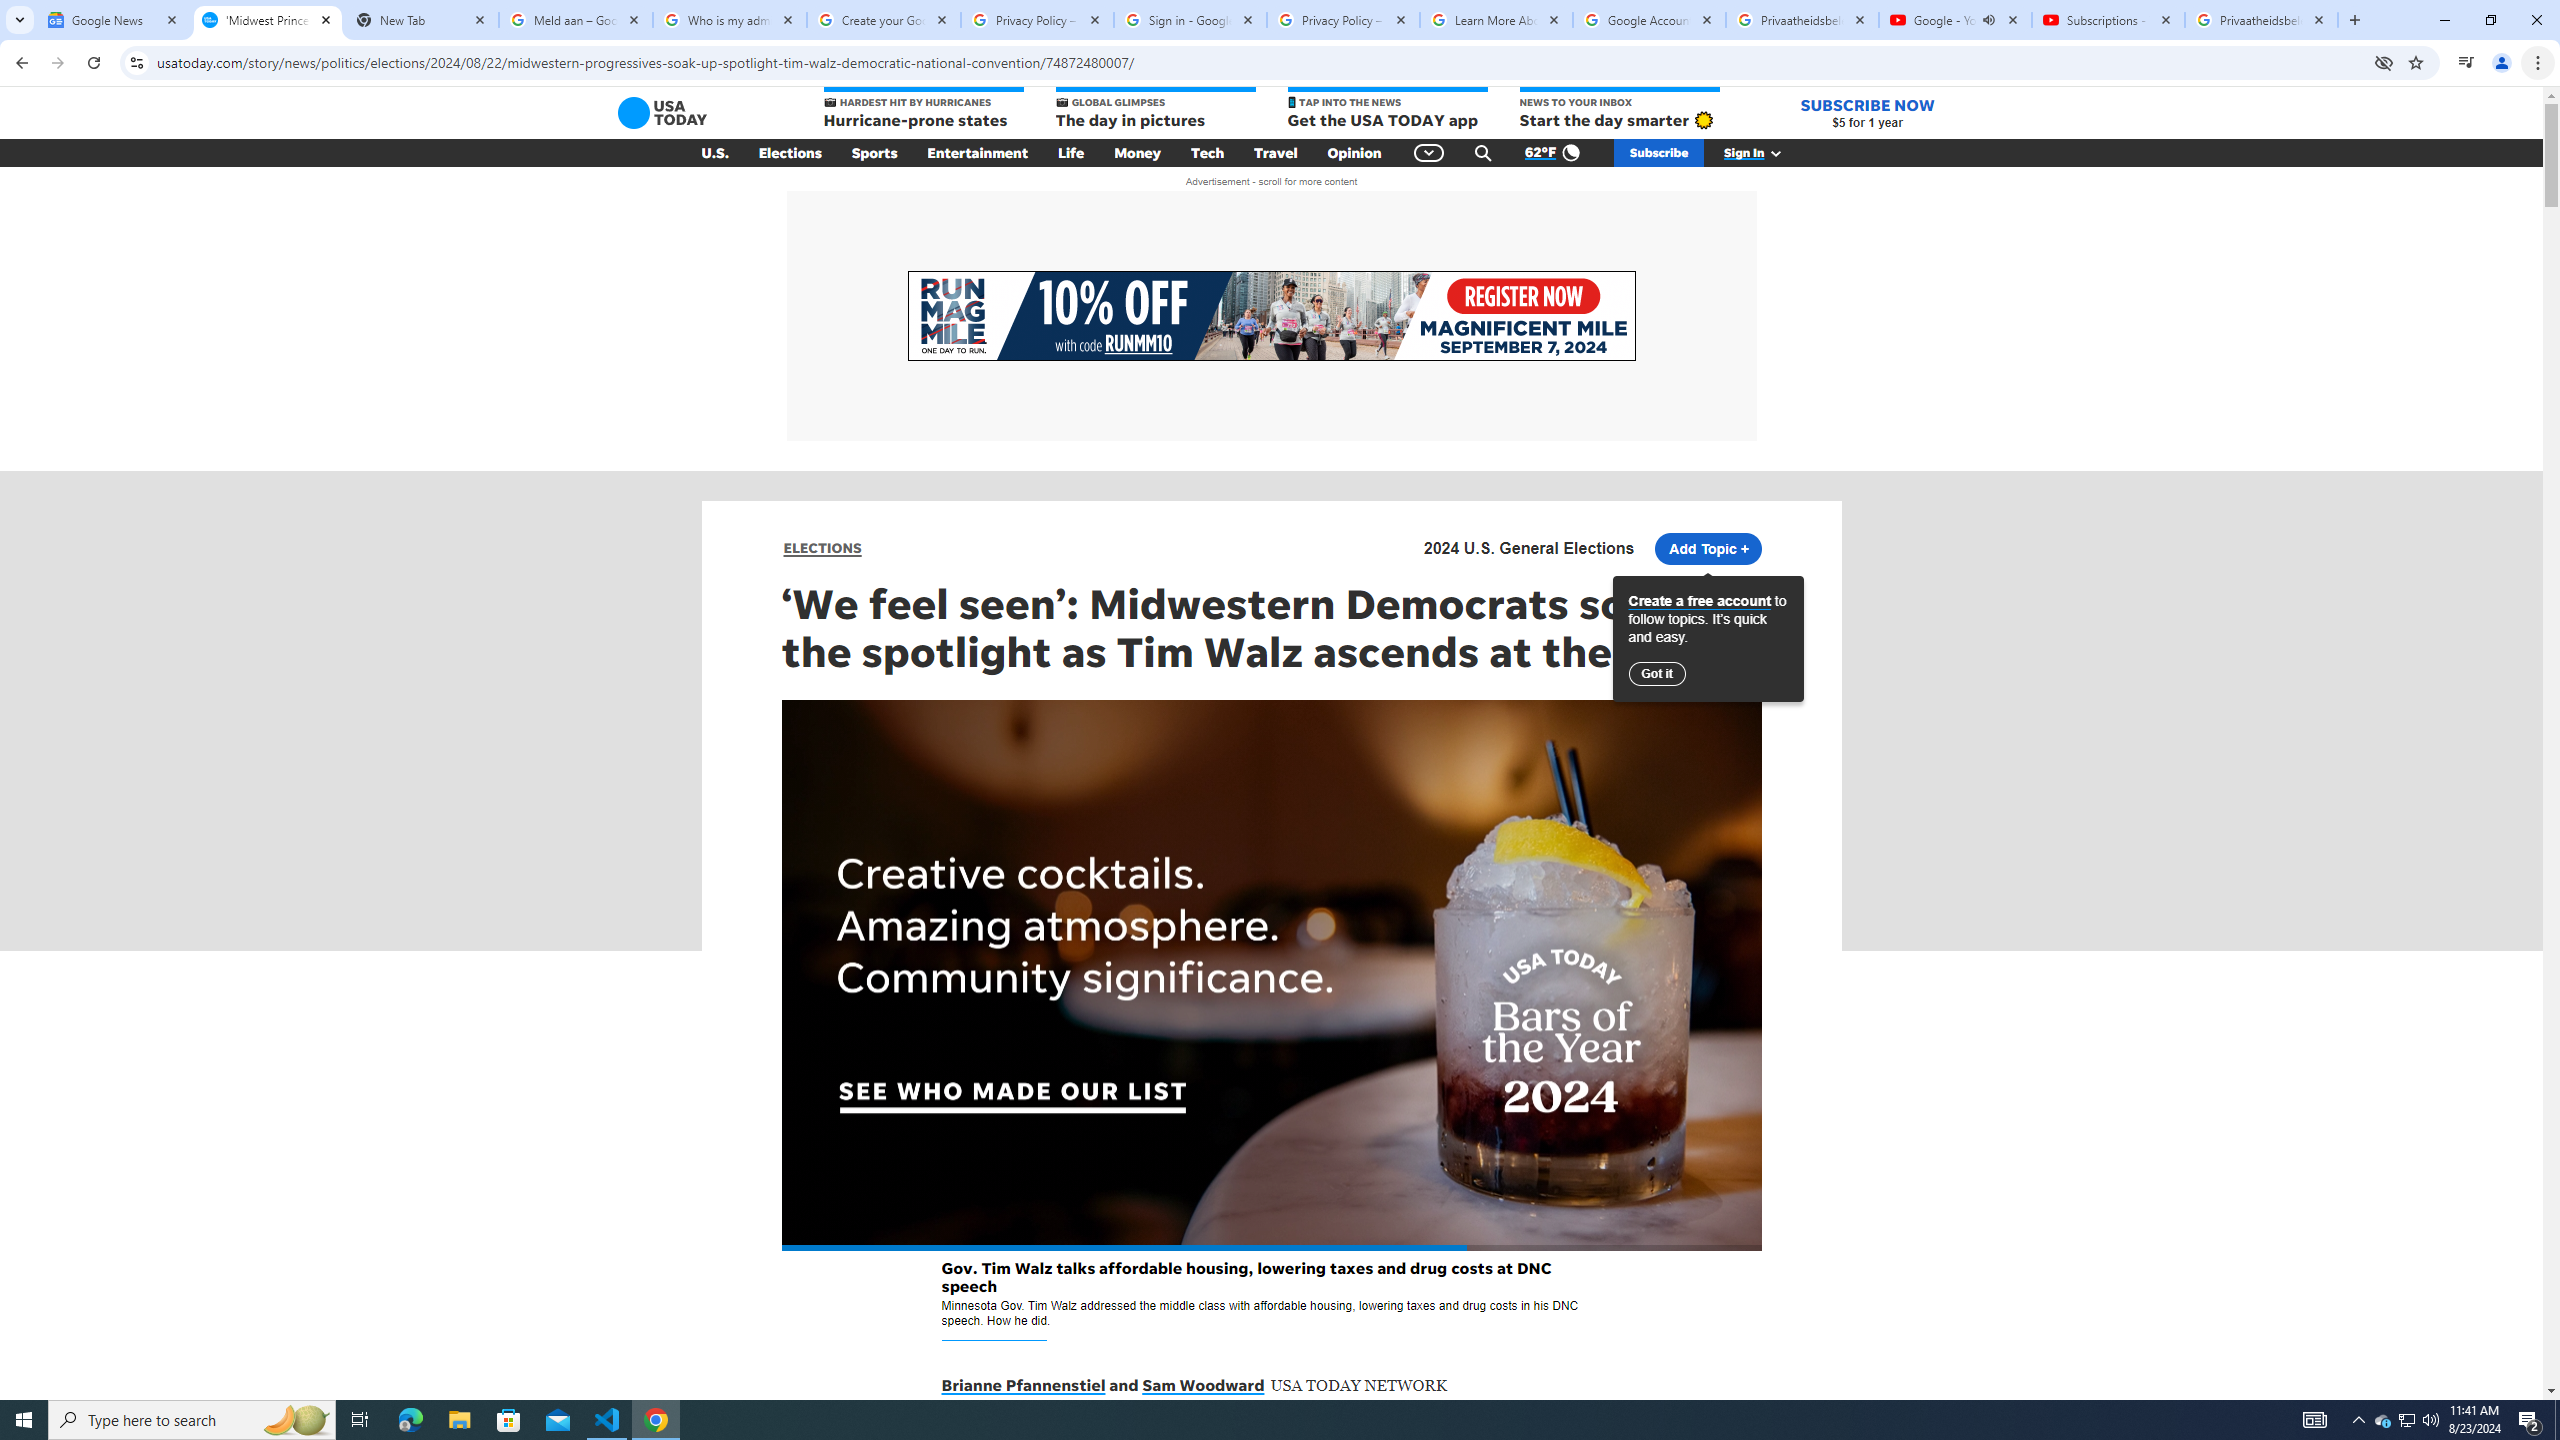  What do you see at coordinates (1275, 153) in the screenshot?
I see `'Travel'` at bounding box center [1275, 153].